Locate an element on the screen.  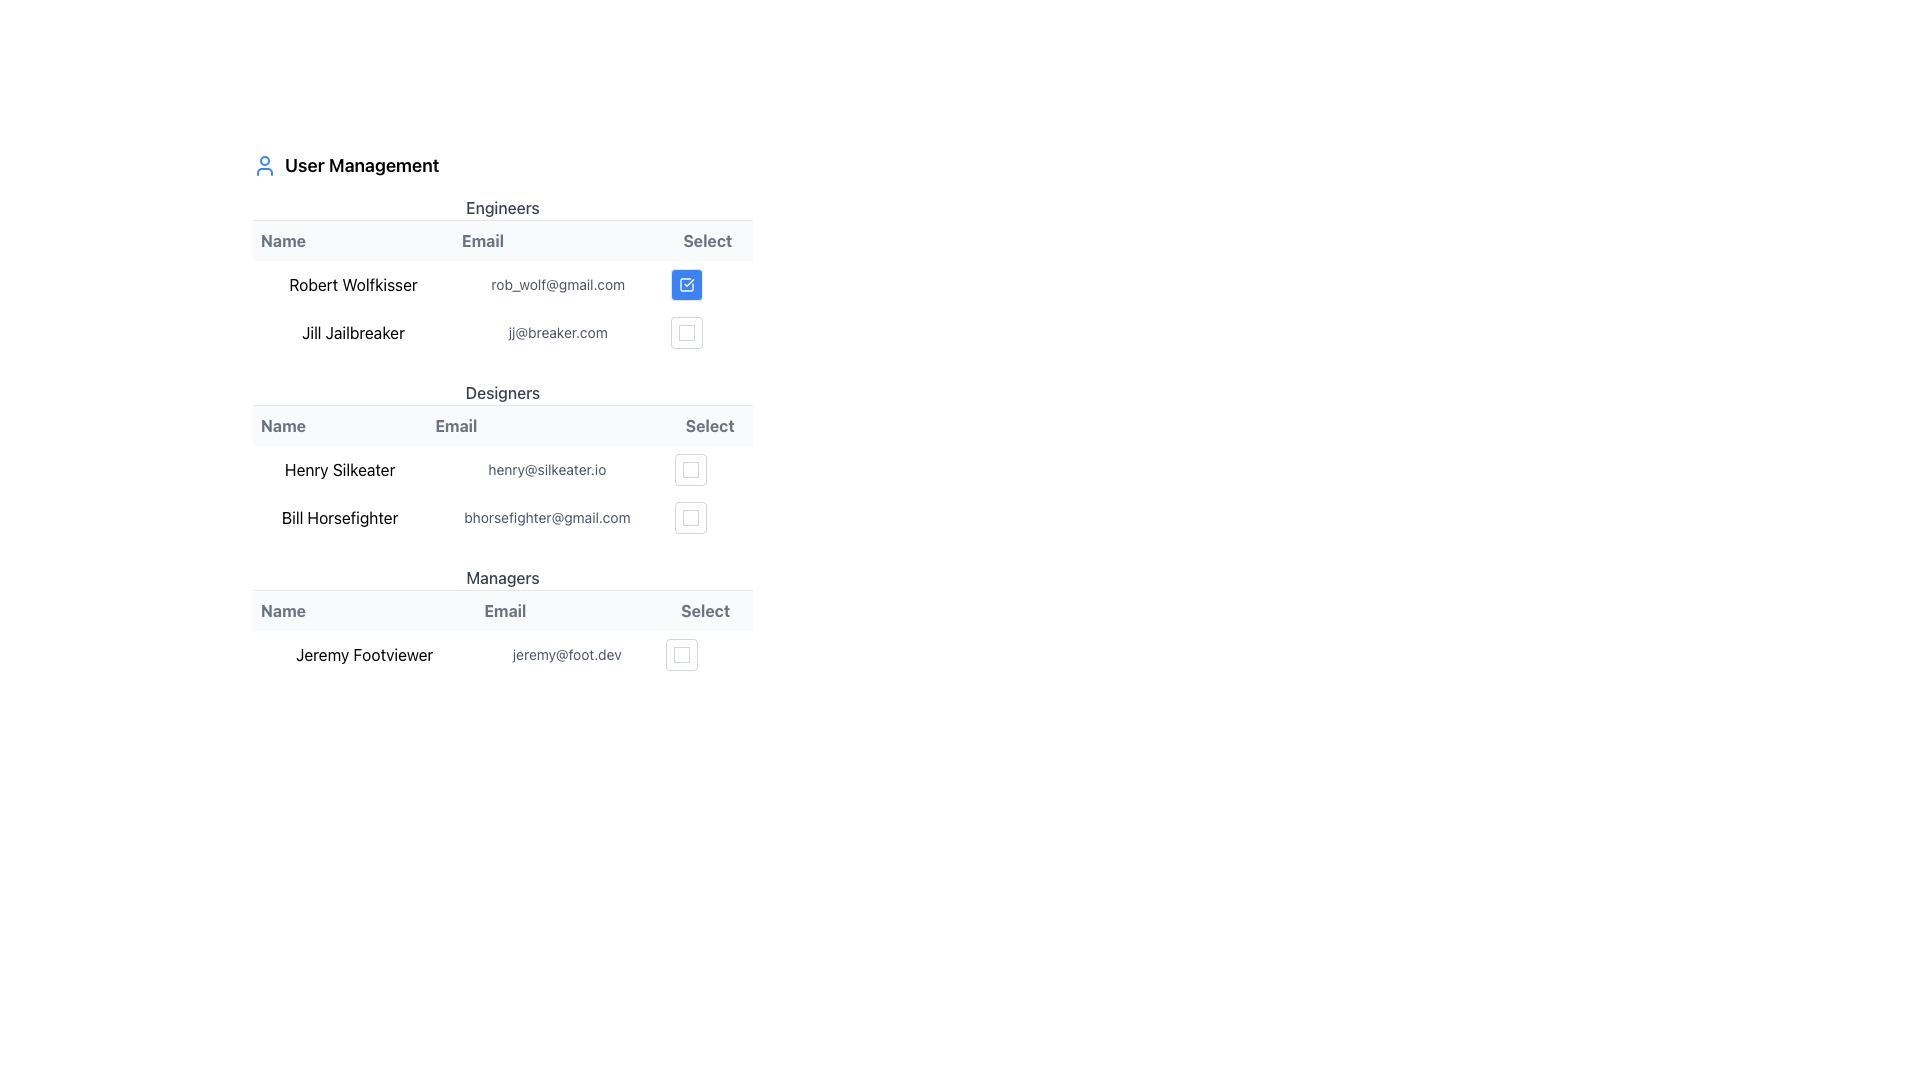
the checkbox located in the rightmost column of the 'Managers' section aligned with the row for 'Jeremy Footviewer' is located at coordinates (705, 655).